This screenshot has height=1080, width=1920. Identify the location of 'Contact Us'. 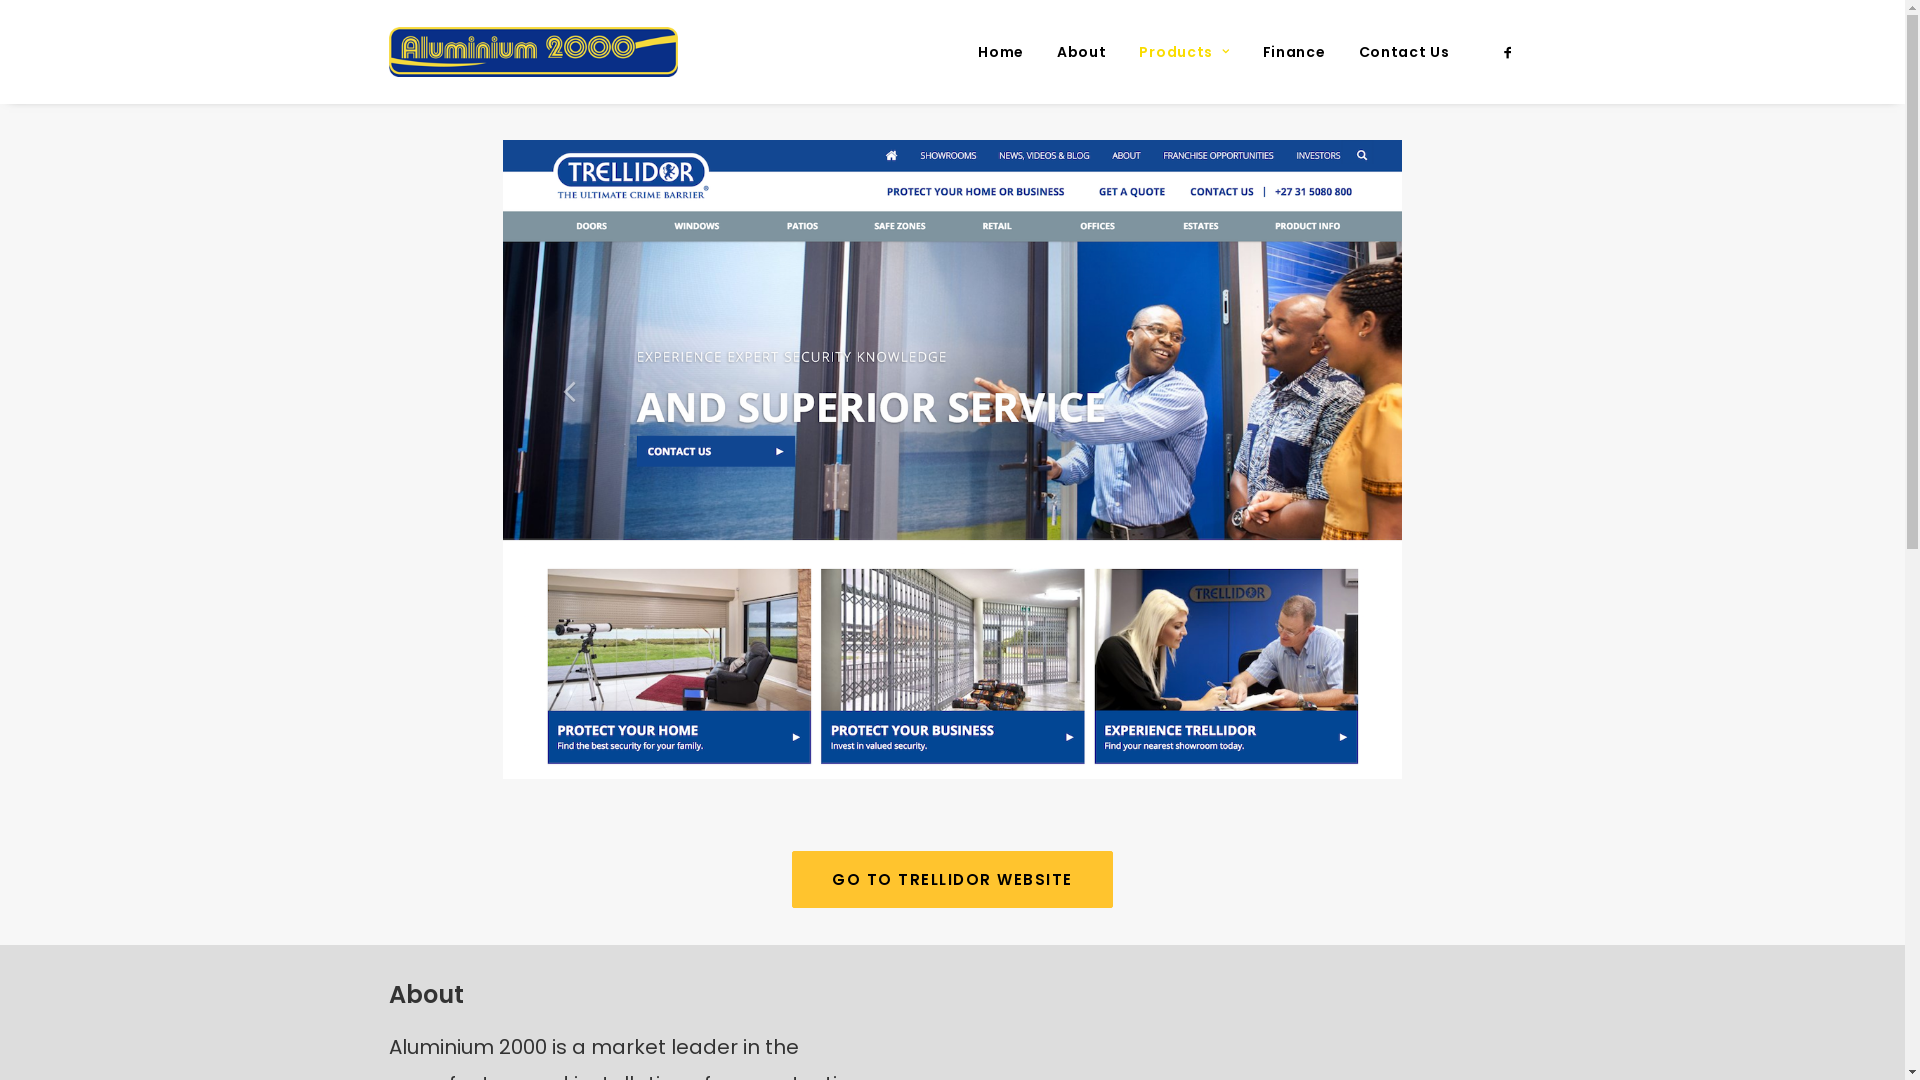
(1395, 50).